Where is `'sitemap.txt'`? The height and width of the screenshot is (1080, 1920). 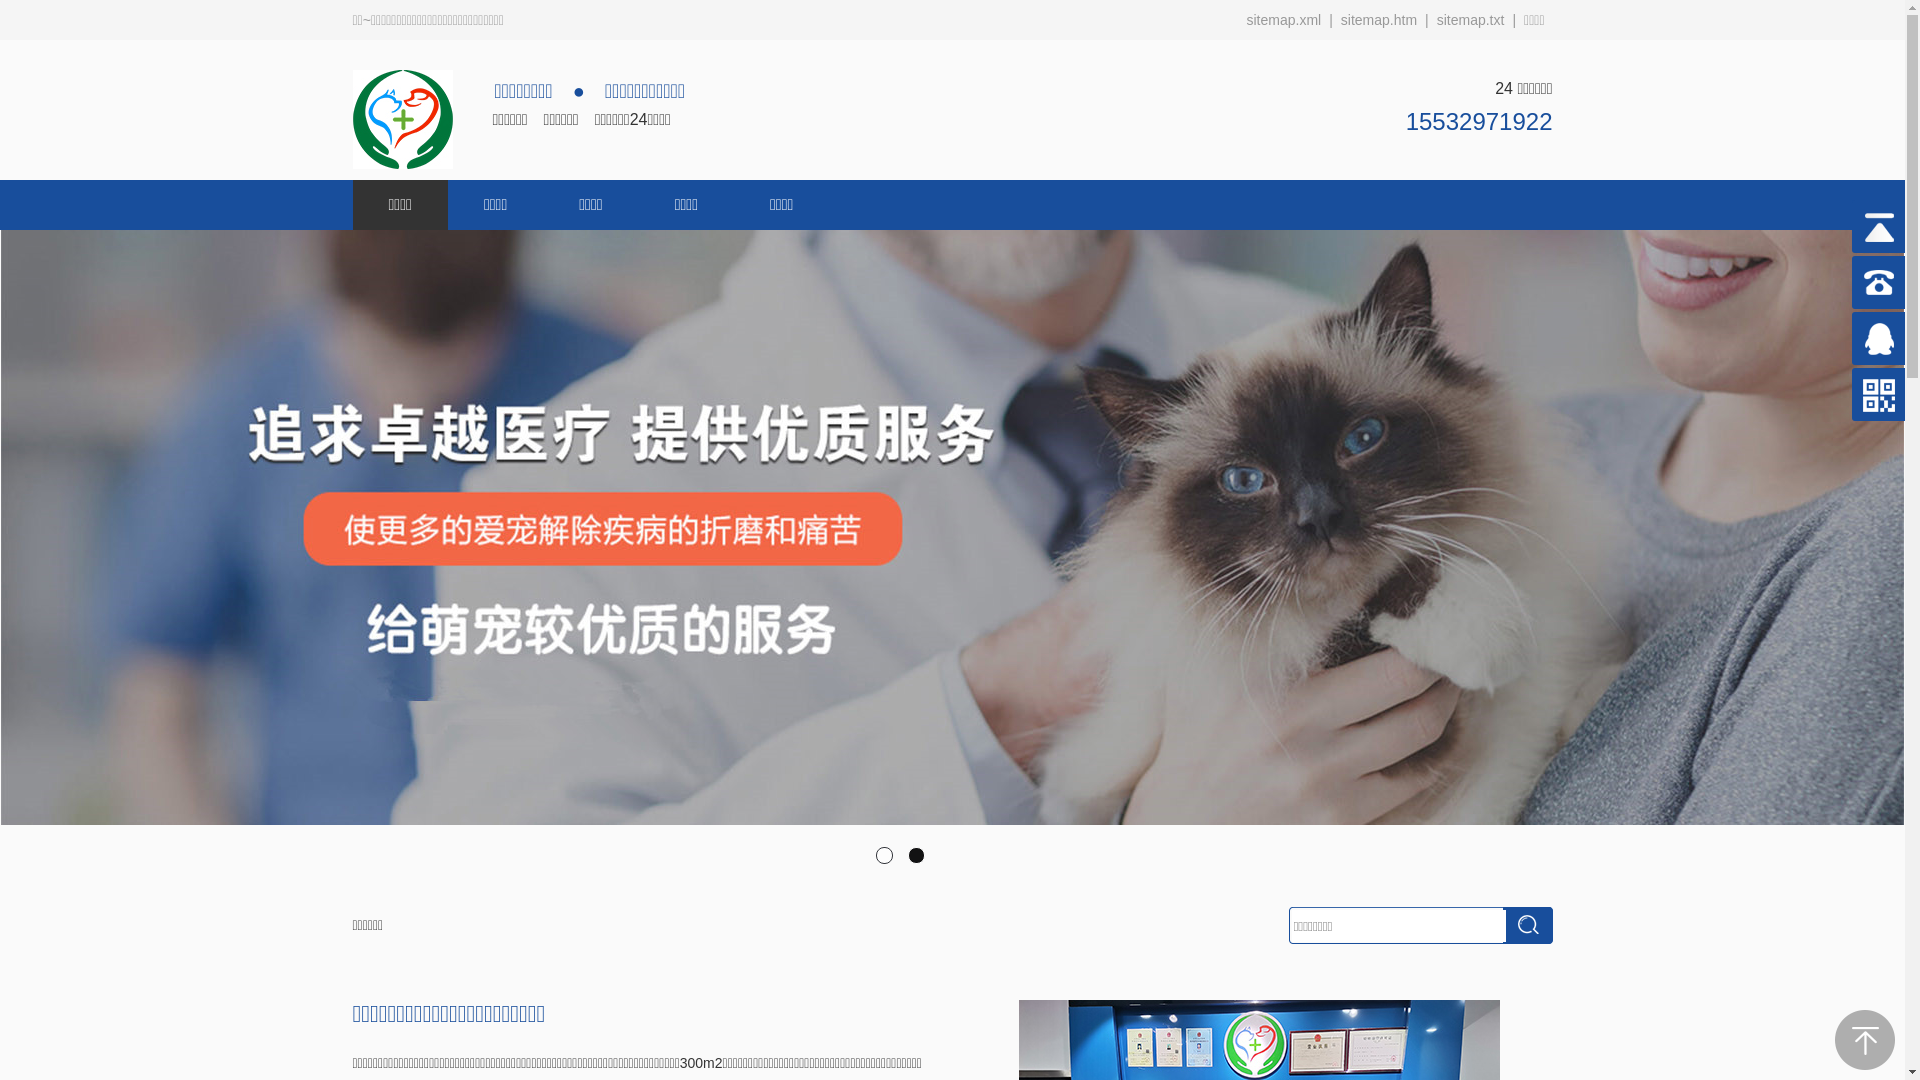
'sitemap.txt' is located at coordinates (1470, 19).